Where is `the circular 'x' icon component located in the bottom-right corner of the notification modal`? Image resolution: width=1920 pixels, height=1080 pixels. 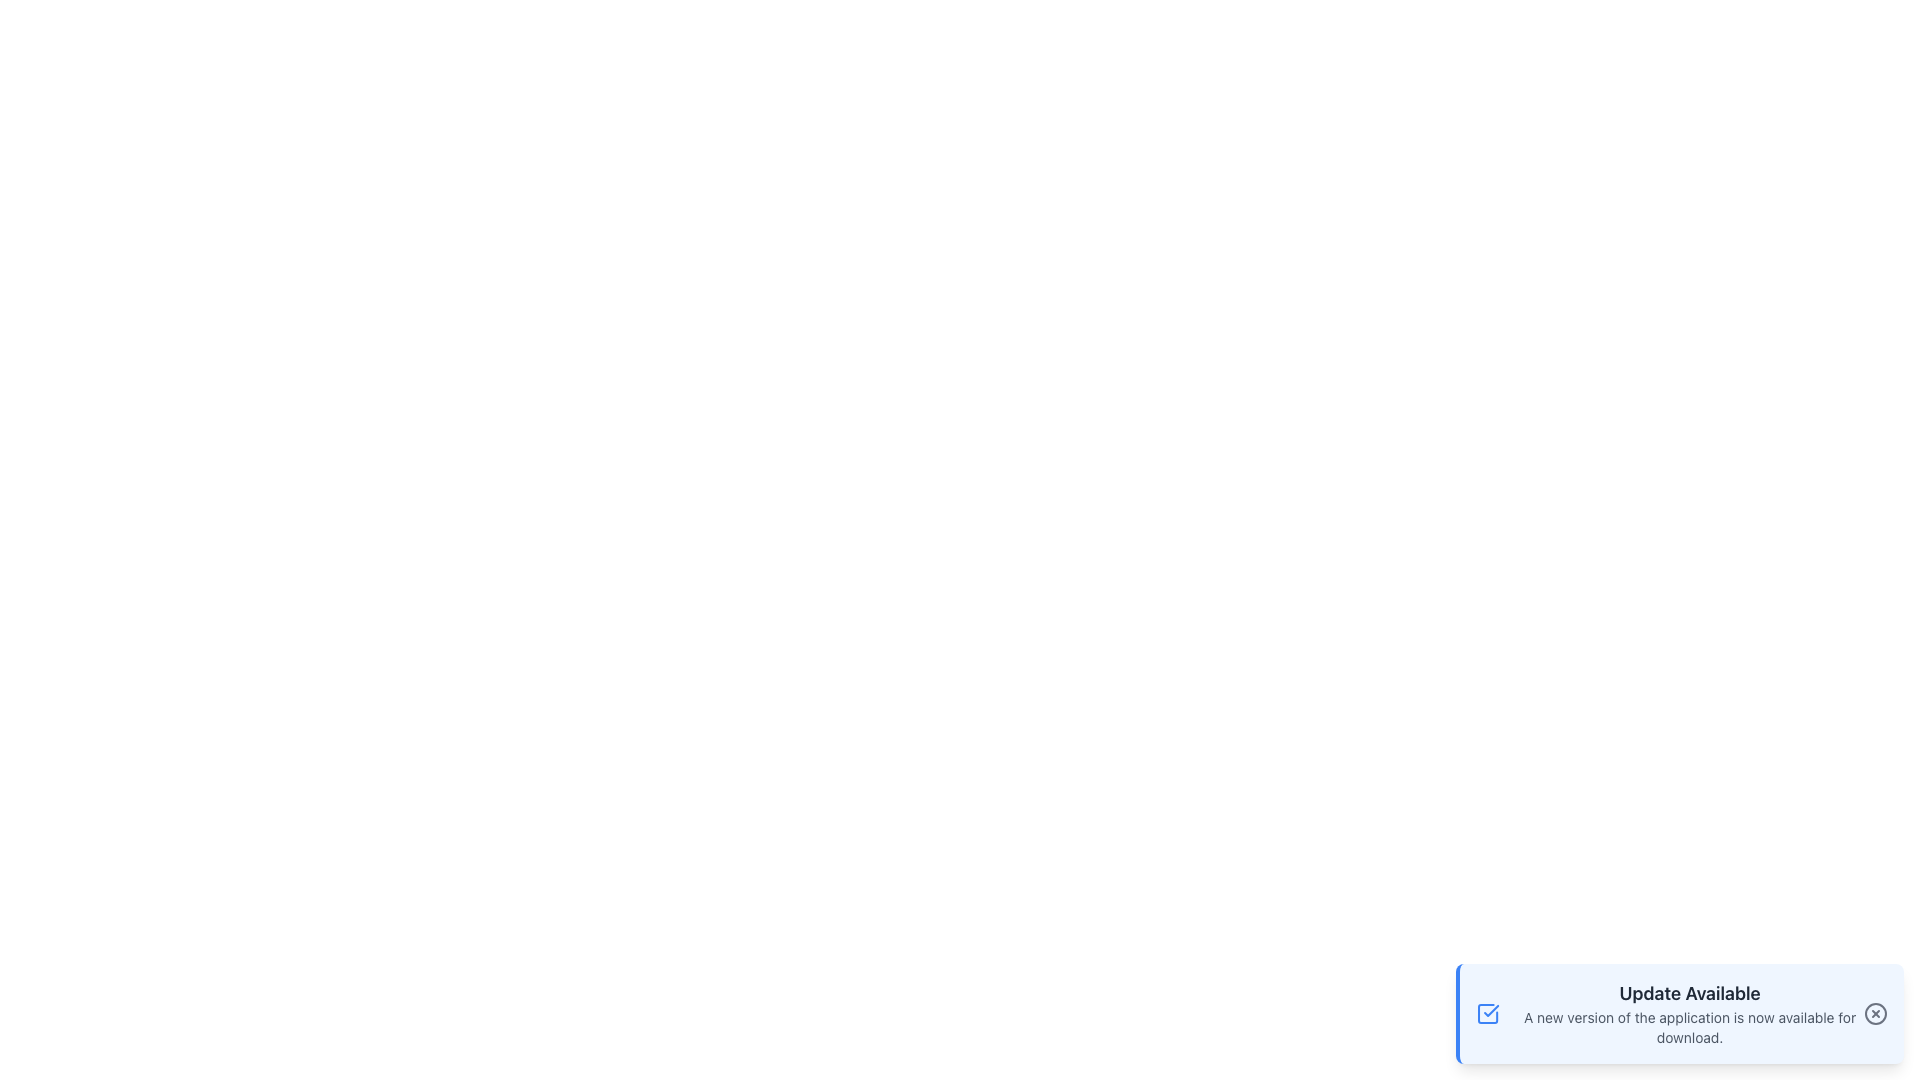 the circular 'x' icon component located in the bottom-right corner of the notification modal is located at coordinates (1875, 1014).